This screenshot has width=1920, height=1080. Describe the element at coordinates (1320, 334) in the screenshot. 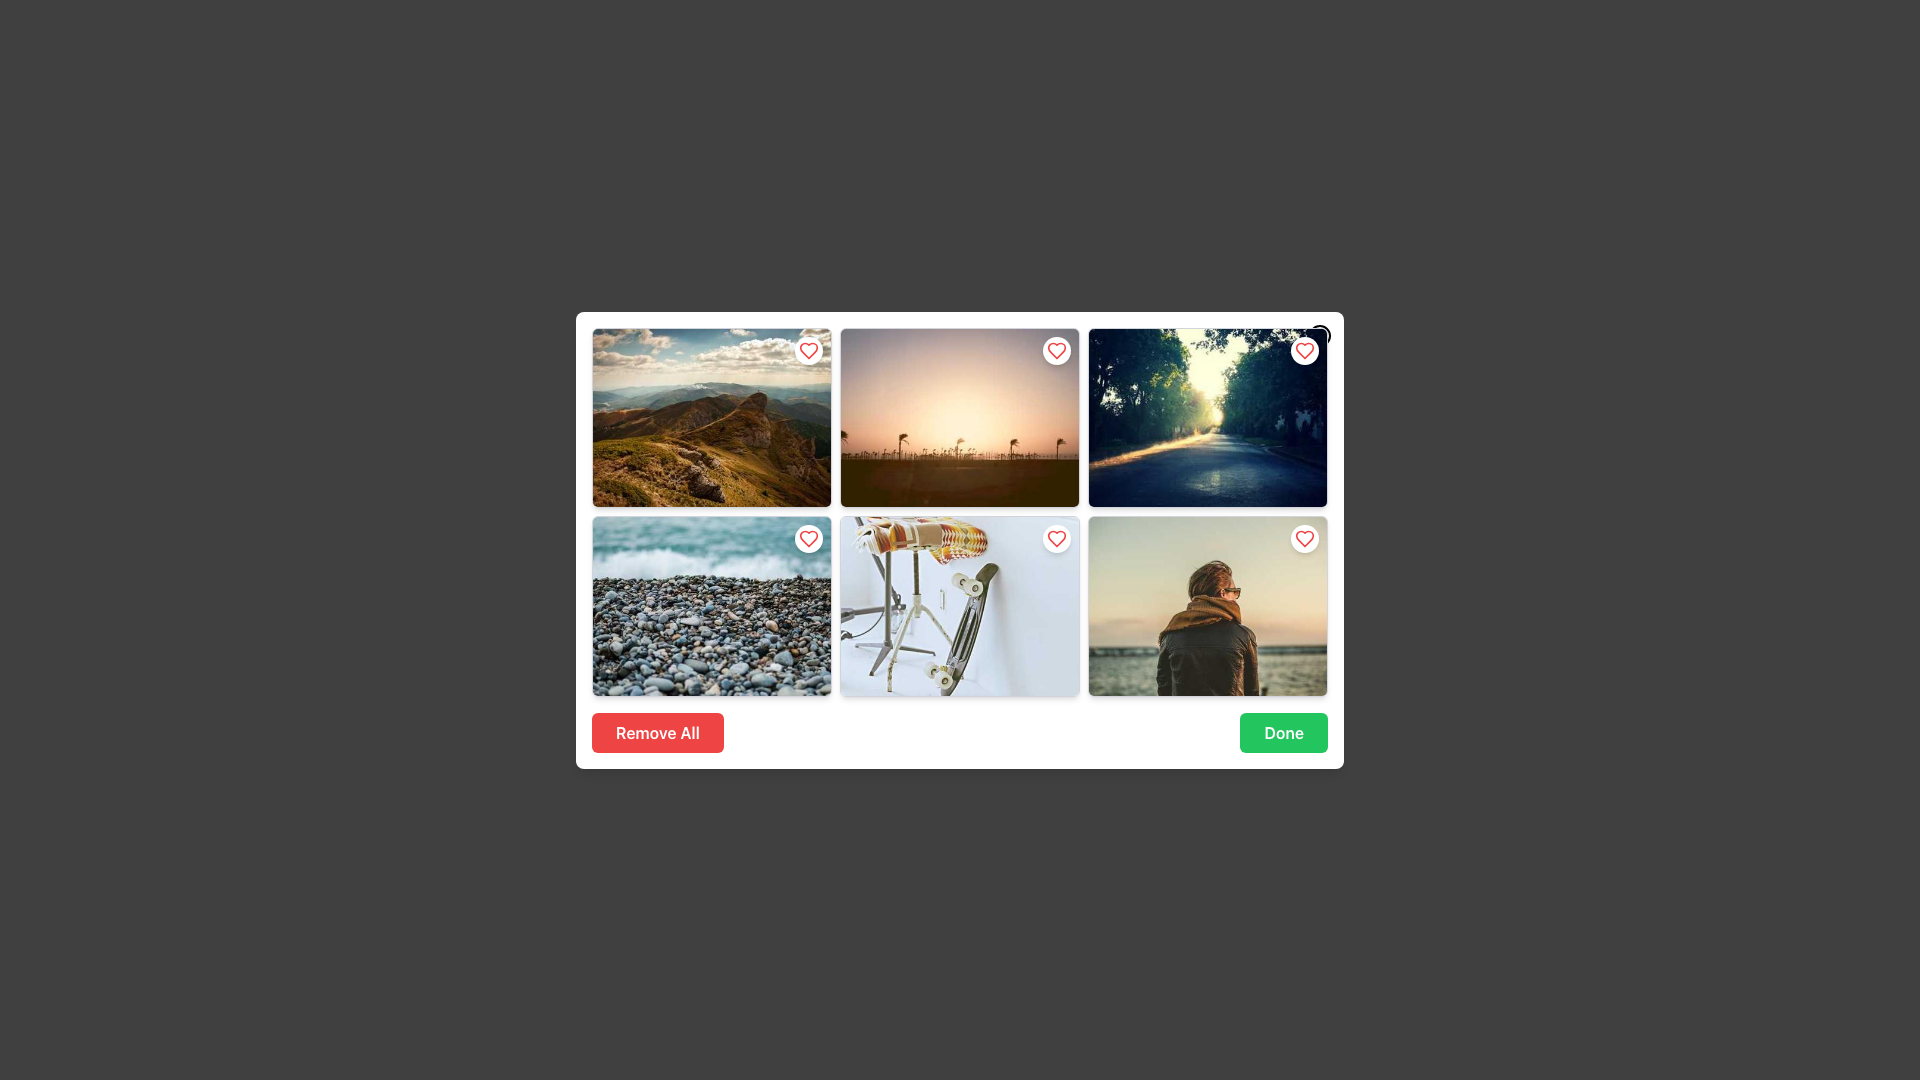

I see `the Close Button Icon, which is a circular icon with an 'X' mark in the center, located at the top-right corner of the frame containing a picture` at that location.